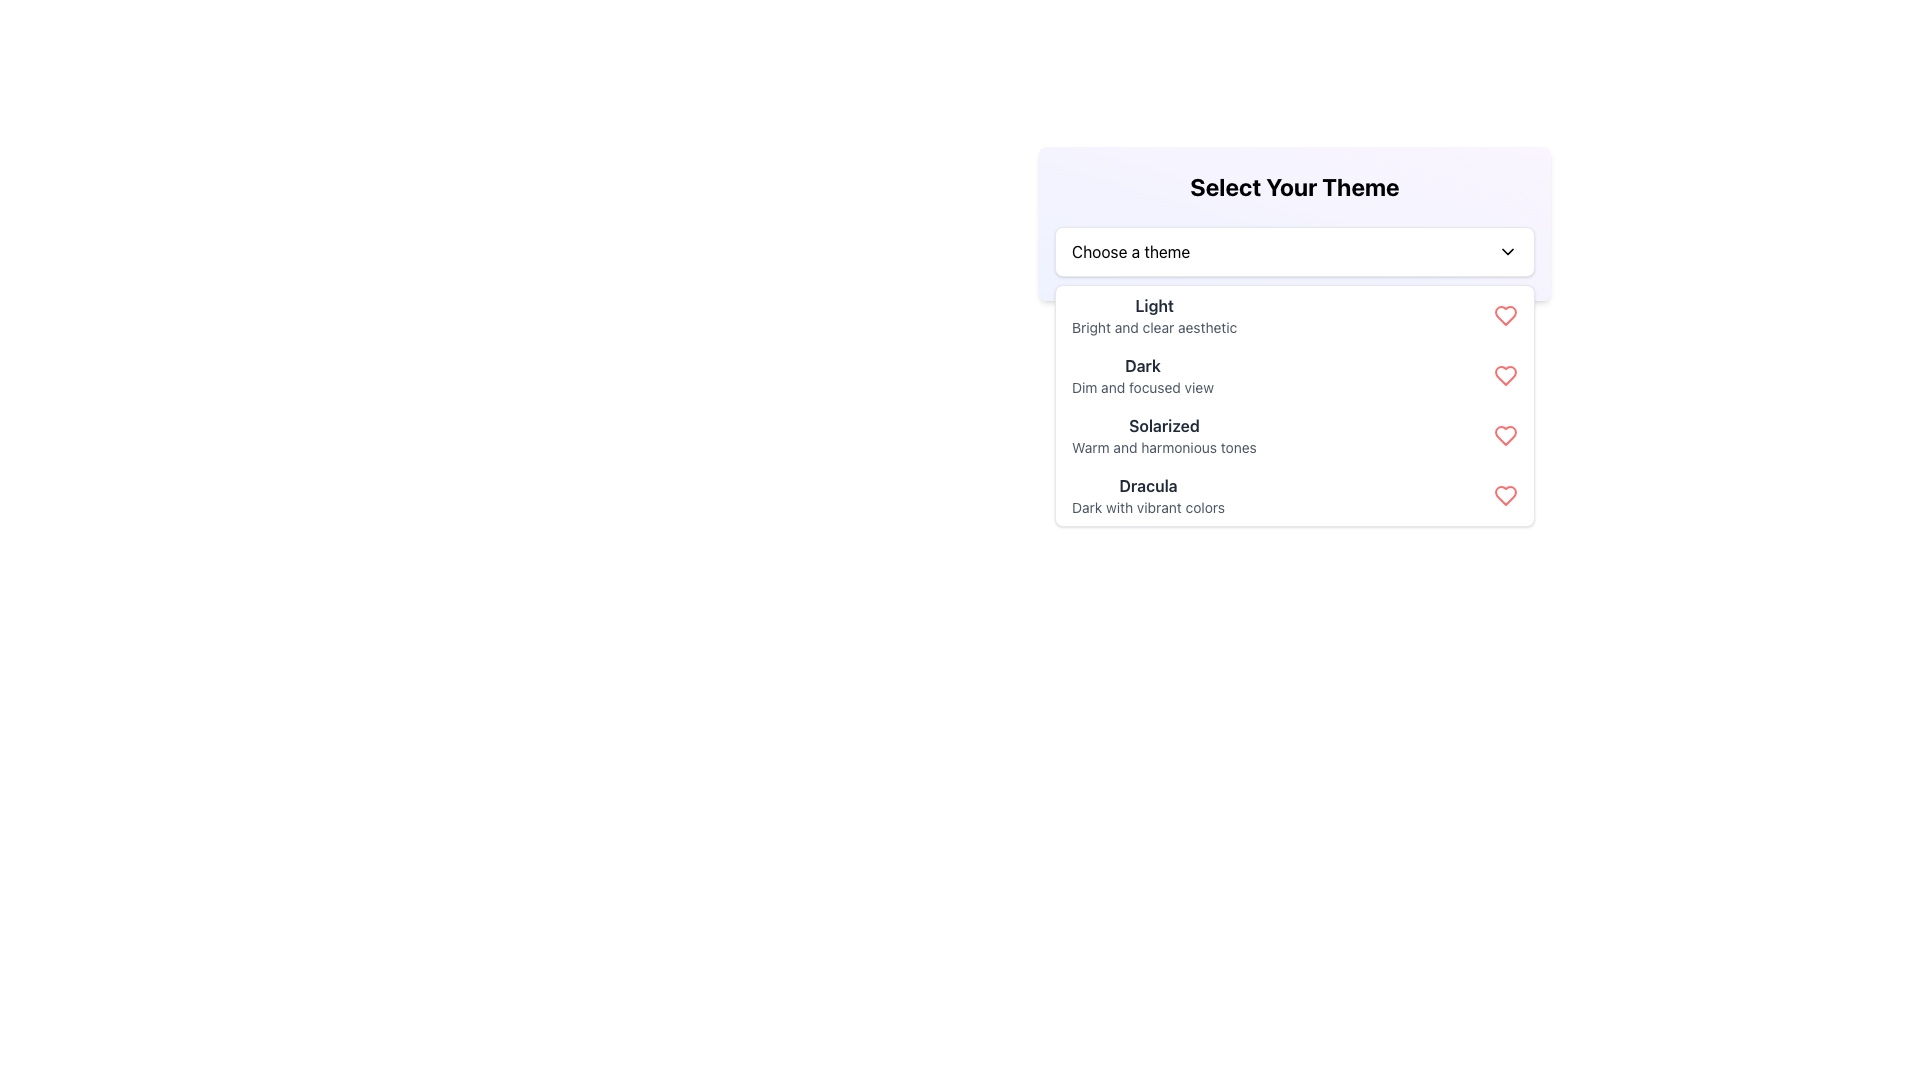 This screenshot has height=1080, width=1920. I want to click on content displayed in the second Text Display element under the 'Select Your Theme' dropdown menu, which is positioned between the 'Light' and 'Solarized' theme options, so click(1142, 375).